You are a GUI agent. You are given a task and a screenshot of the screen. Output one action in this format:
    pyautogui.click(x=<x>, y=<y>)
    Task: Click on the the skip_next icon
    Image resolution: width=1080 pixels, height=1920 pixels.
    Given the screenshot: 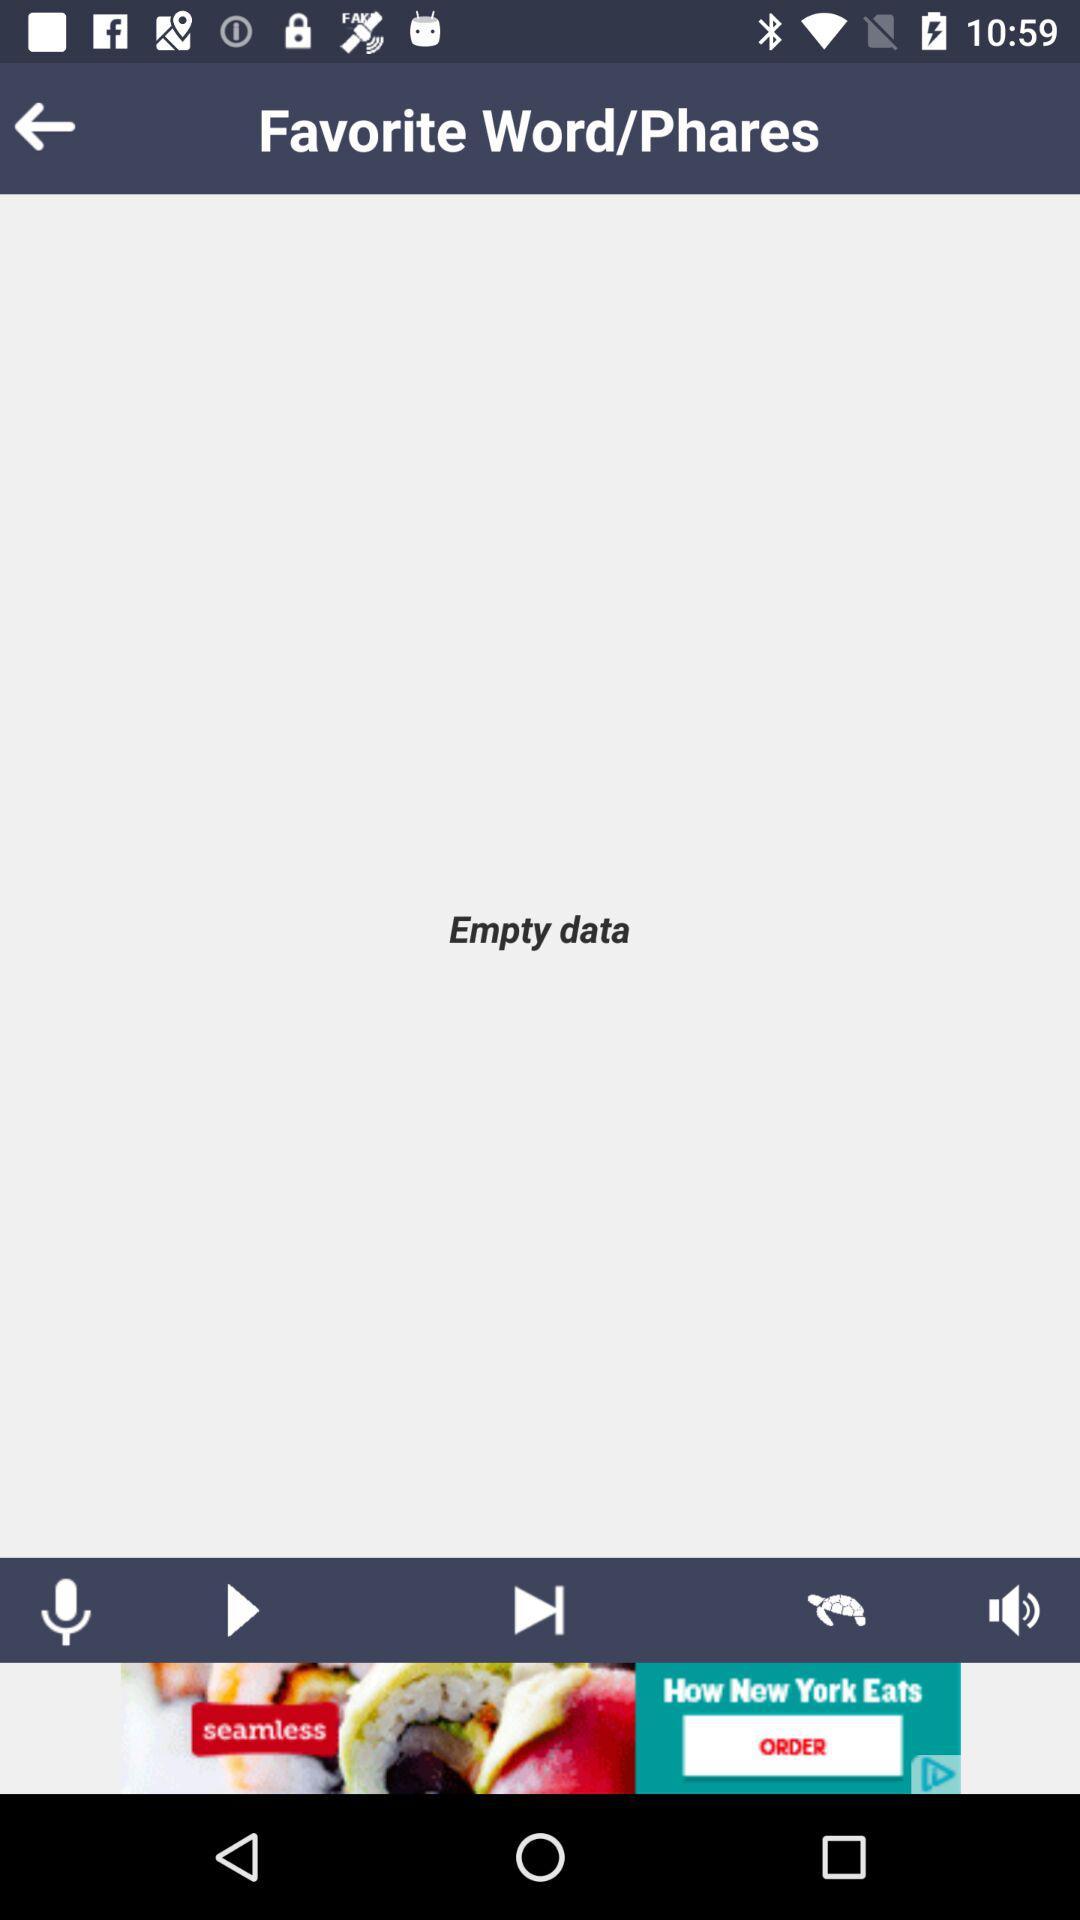 What is the action you would take?
    pyautogui.click(x=538, y=1610)
    